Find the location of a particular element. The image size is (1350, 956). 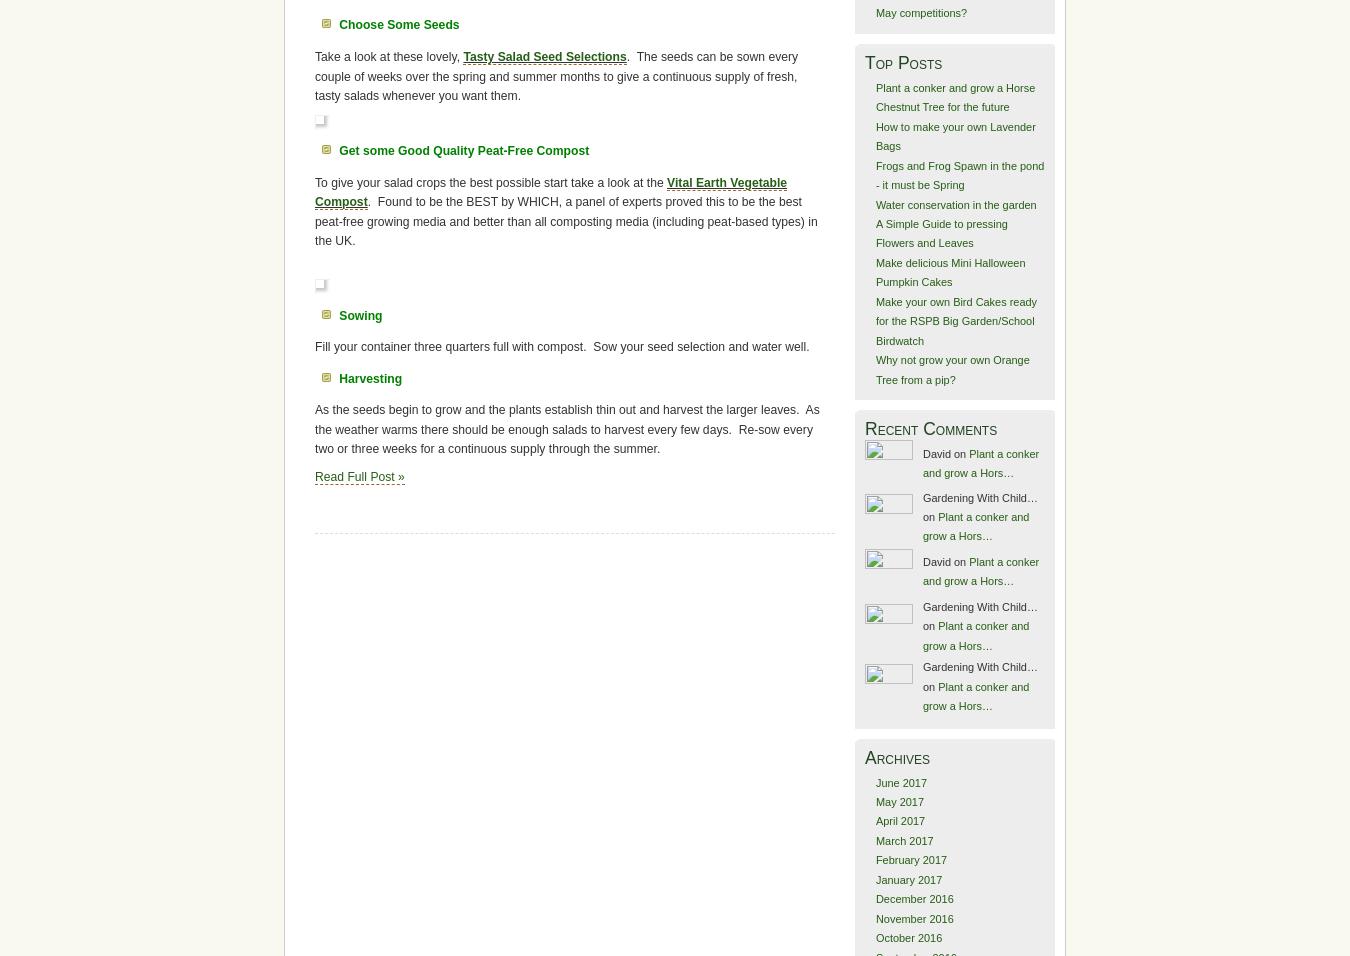

'Archives' is located at coordinates (897, 755).